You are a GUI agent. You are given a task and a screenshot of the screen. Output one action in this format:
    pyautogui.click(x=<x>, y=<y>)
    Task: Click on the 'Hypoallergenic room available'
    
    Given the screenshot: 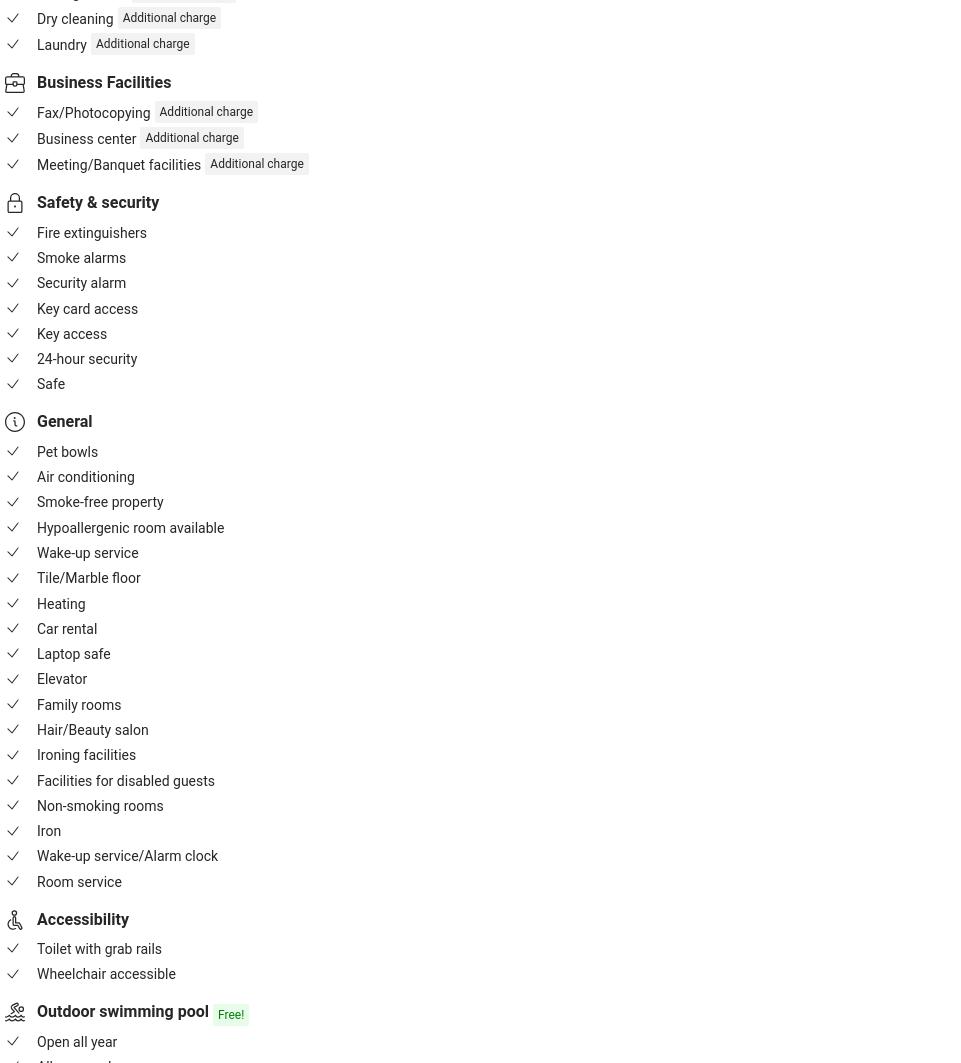 What is the action you would take?
    pyautogui.click(x=129, y=527)
    